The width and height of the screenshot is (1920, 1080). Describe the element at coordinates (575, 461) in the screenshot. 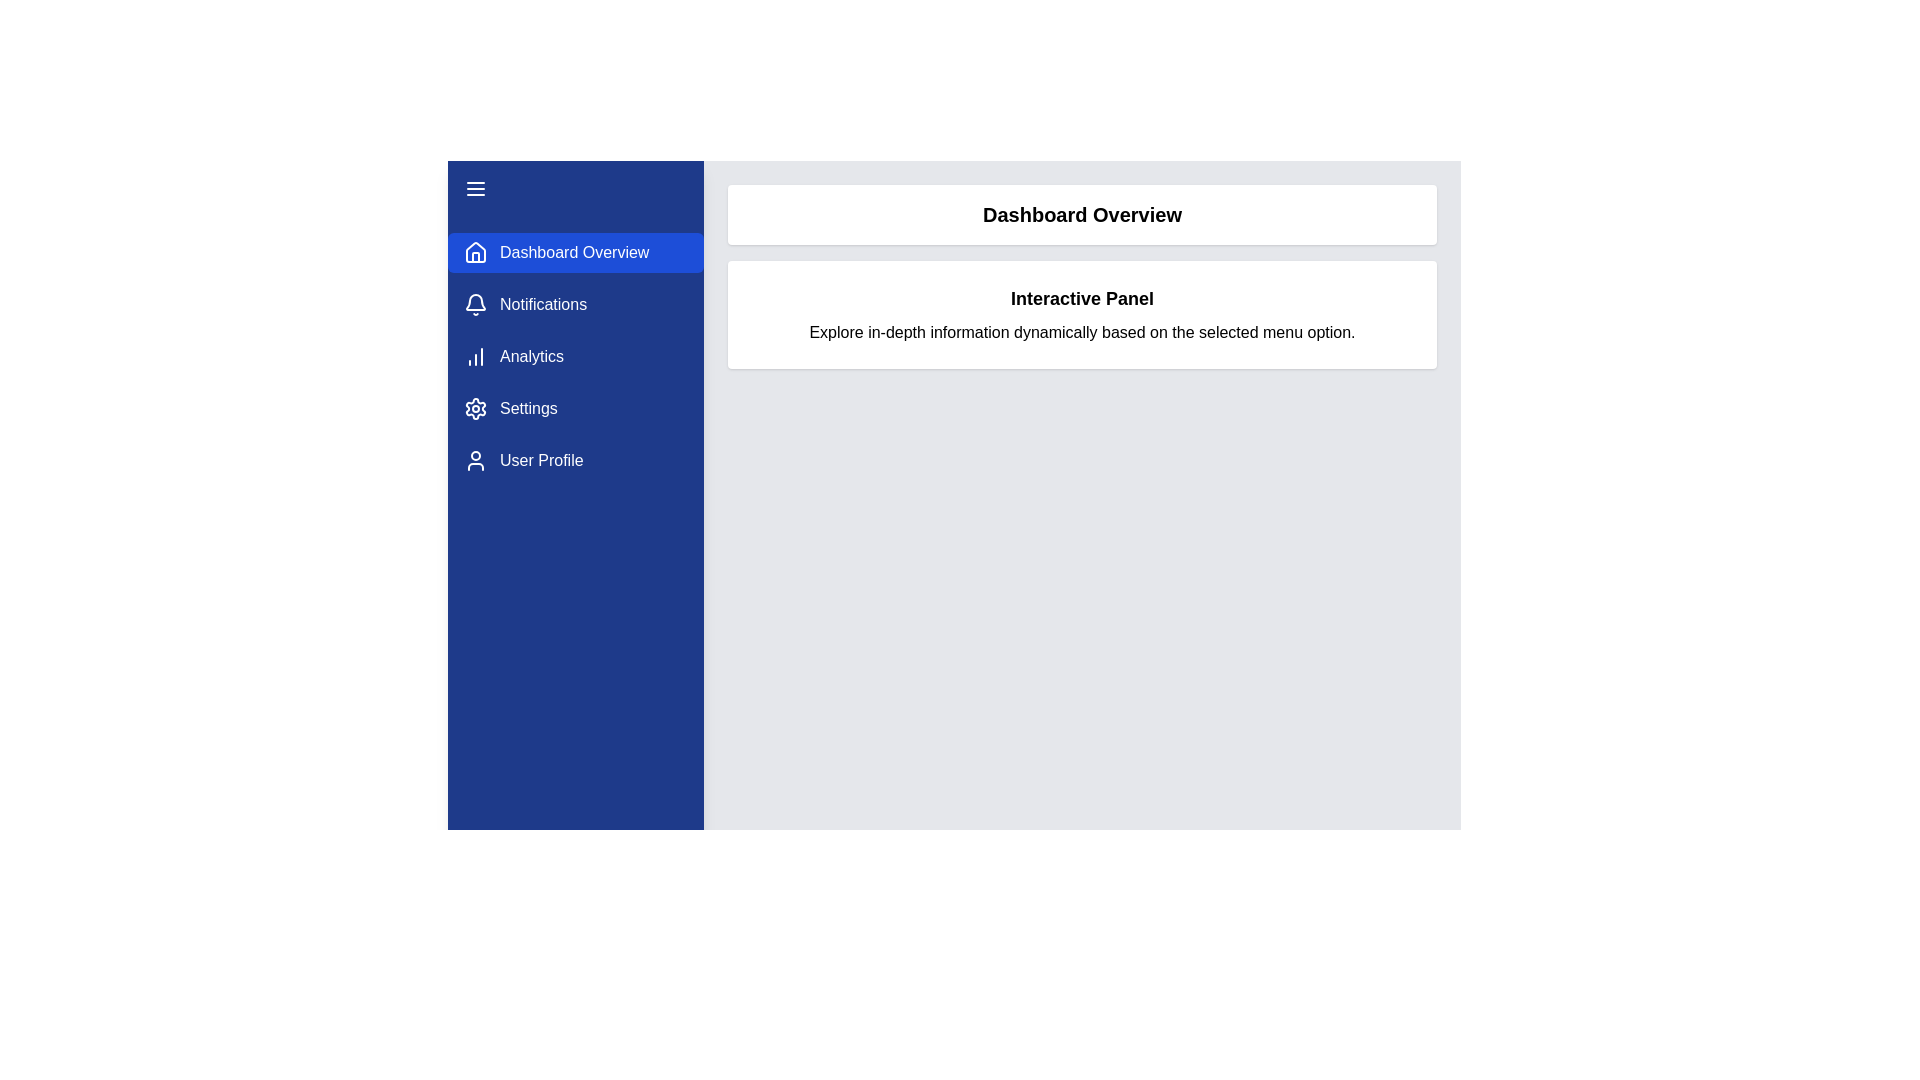

I see `the 'User Profile' menu item, which displays a user silhouette icon on the left and the label 'User Profile' on the right, located at the bottom of the vertical menu on the left side of the interface` at that location.